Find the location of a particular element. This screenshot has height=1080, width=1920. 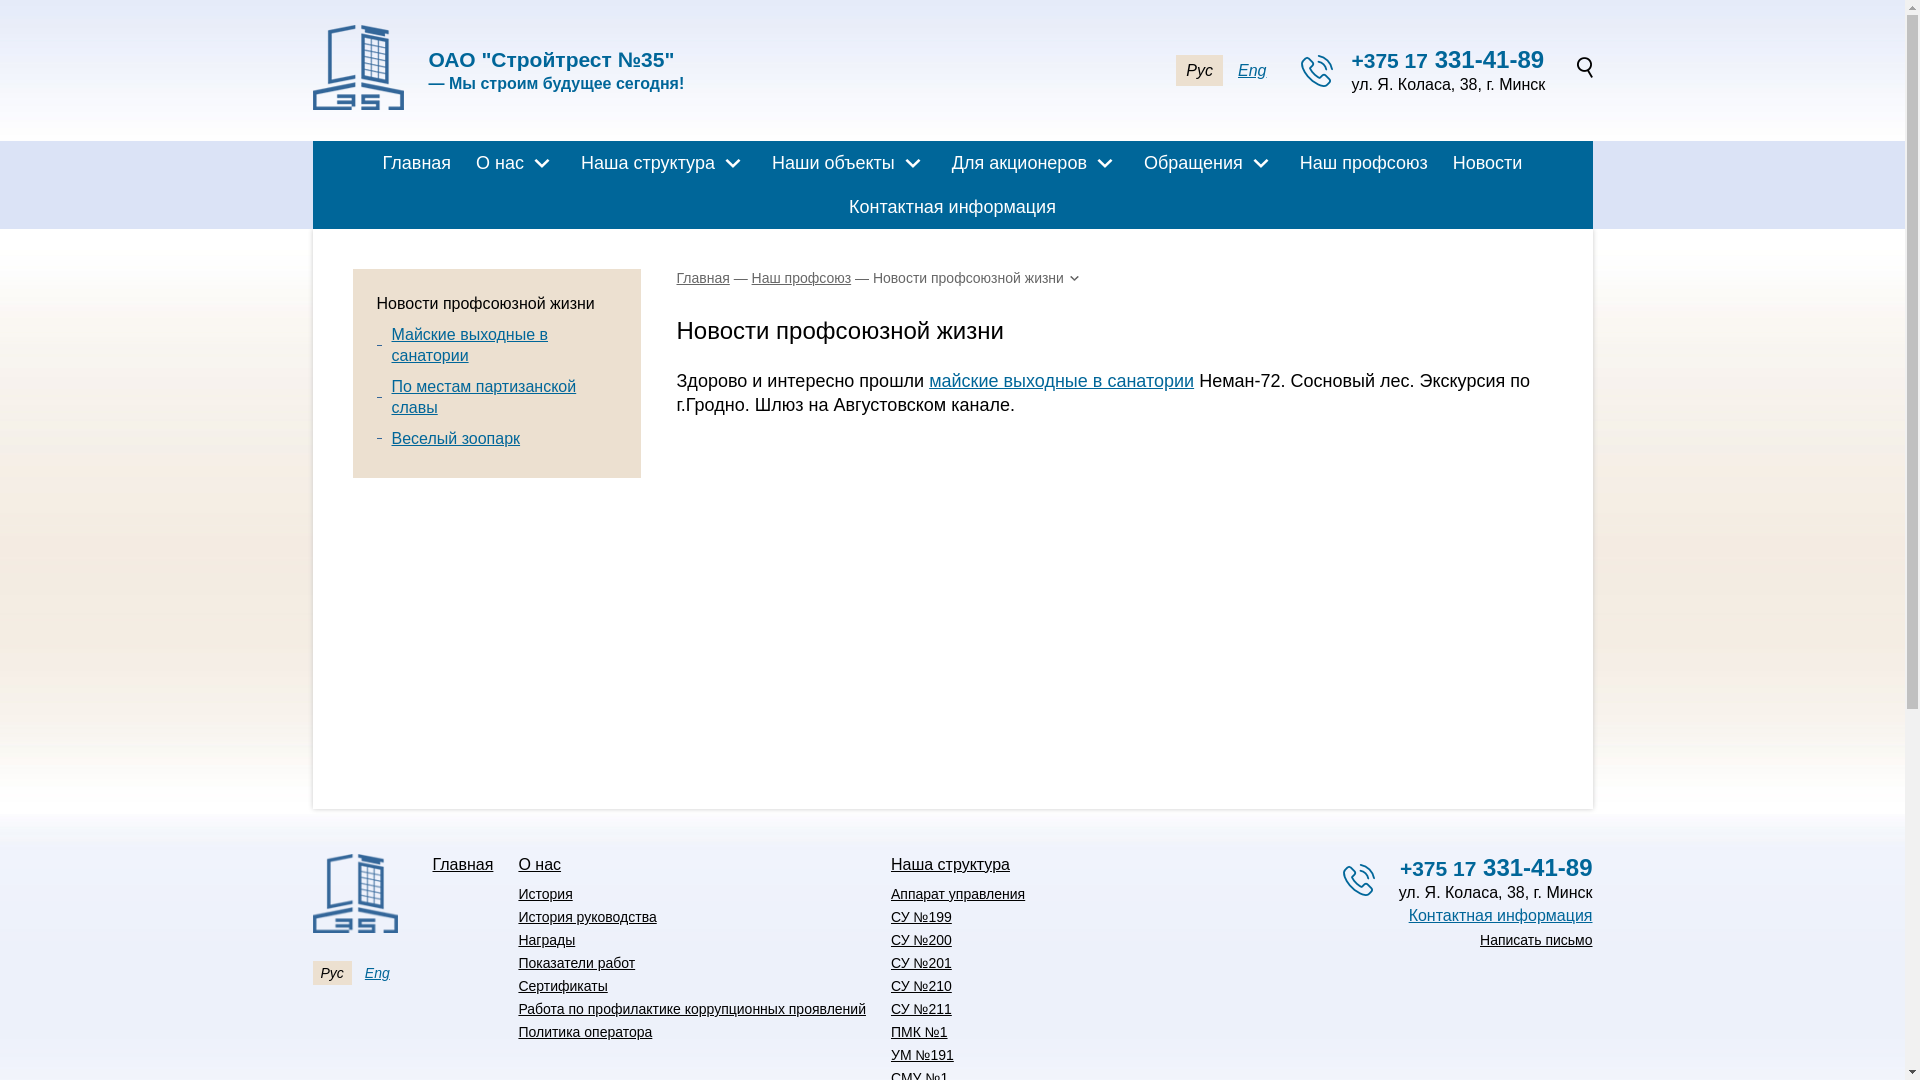

'Eng' is located at coordinates (1251, 69).